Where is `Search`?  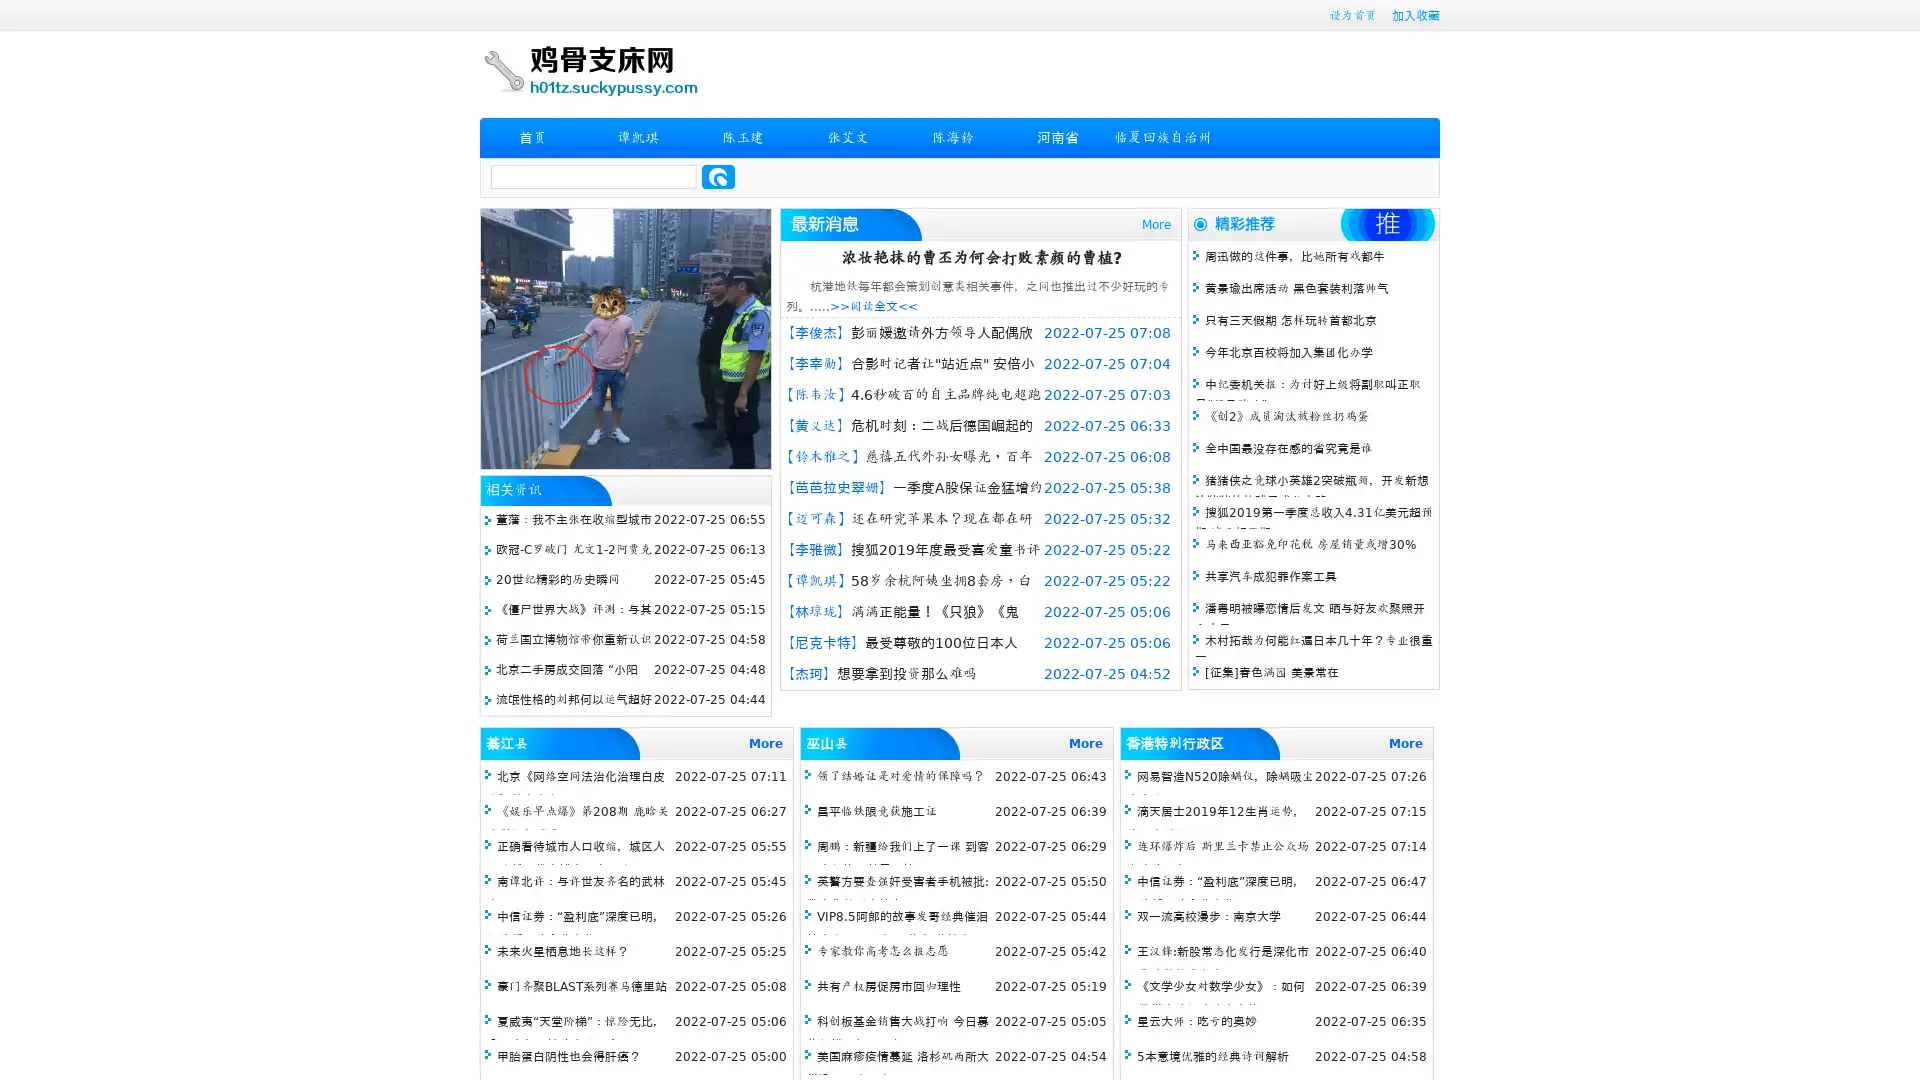
Search is located at coordinates (718, 176).